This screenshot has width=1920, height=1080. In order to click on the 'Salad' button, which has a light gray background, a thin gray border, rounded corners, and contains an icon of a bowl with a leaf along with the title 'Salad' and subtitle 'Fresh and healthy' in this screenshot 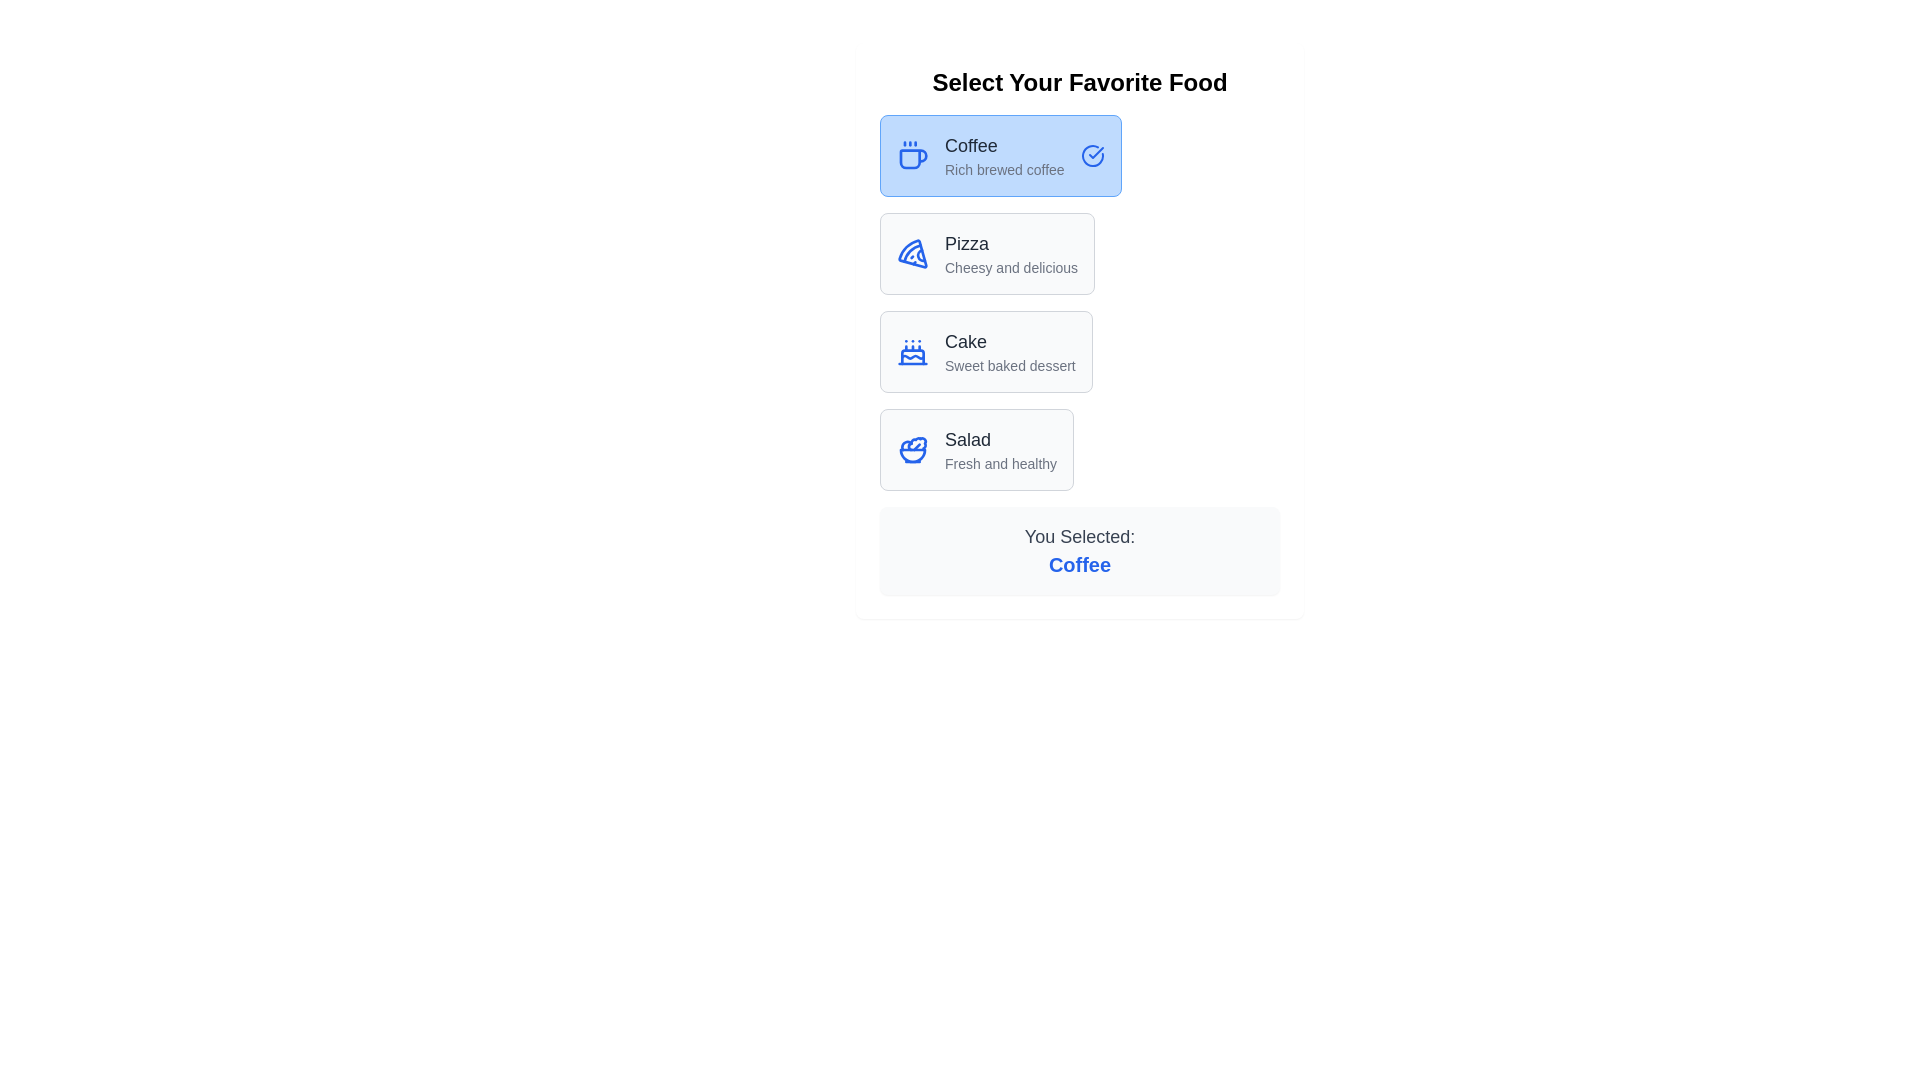, I will do `click(977, 450)`.